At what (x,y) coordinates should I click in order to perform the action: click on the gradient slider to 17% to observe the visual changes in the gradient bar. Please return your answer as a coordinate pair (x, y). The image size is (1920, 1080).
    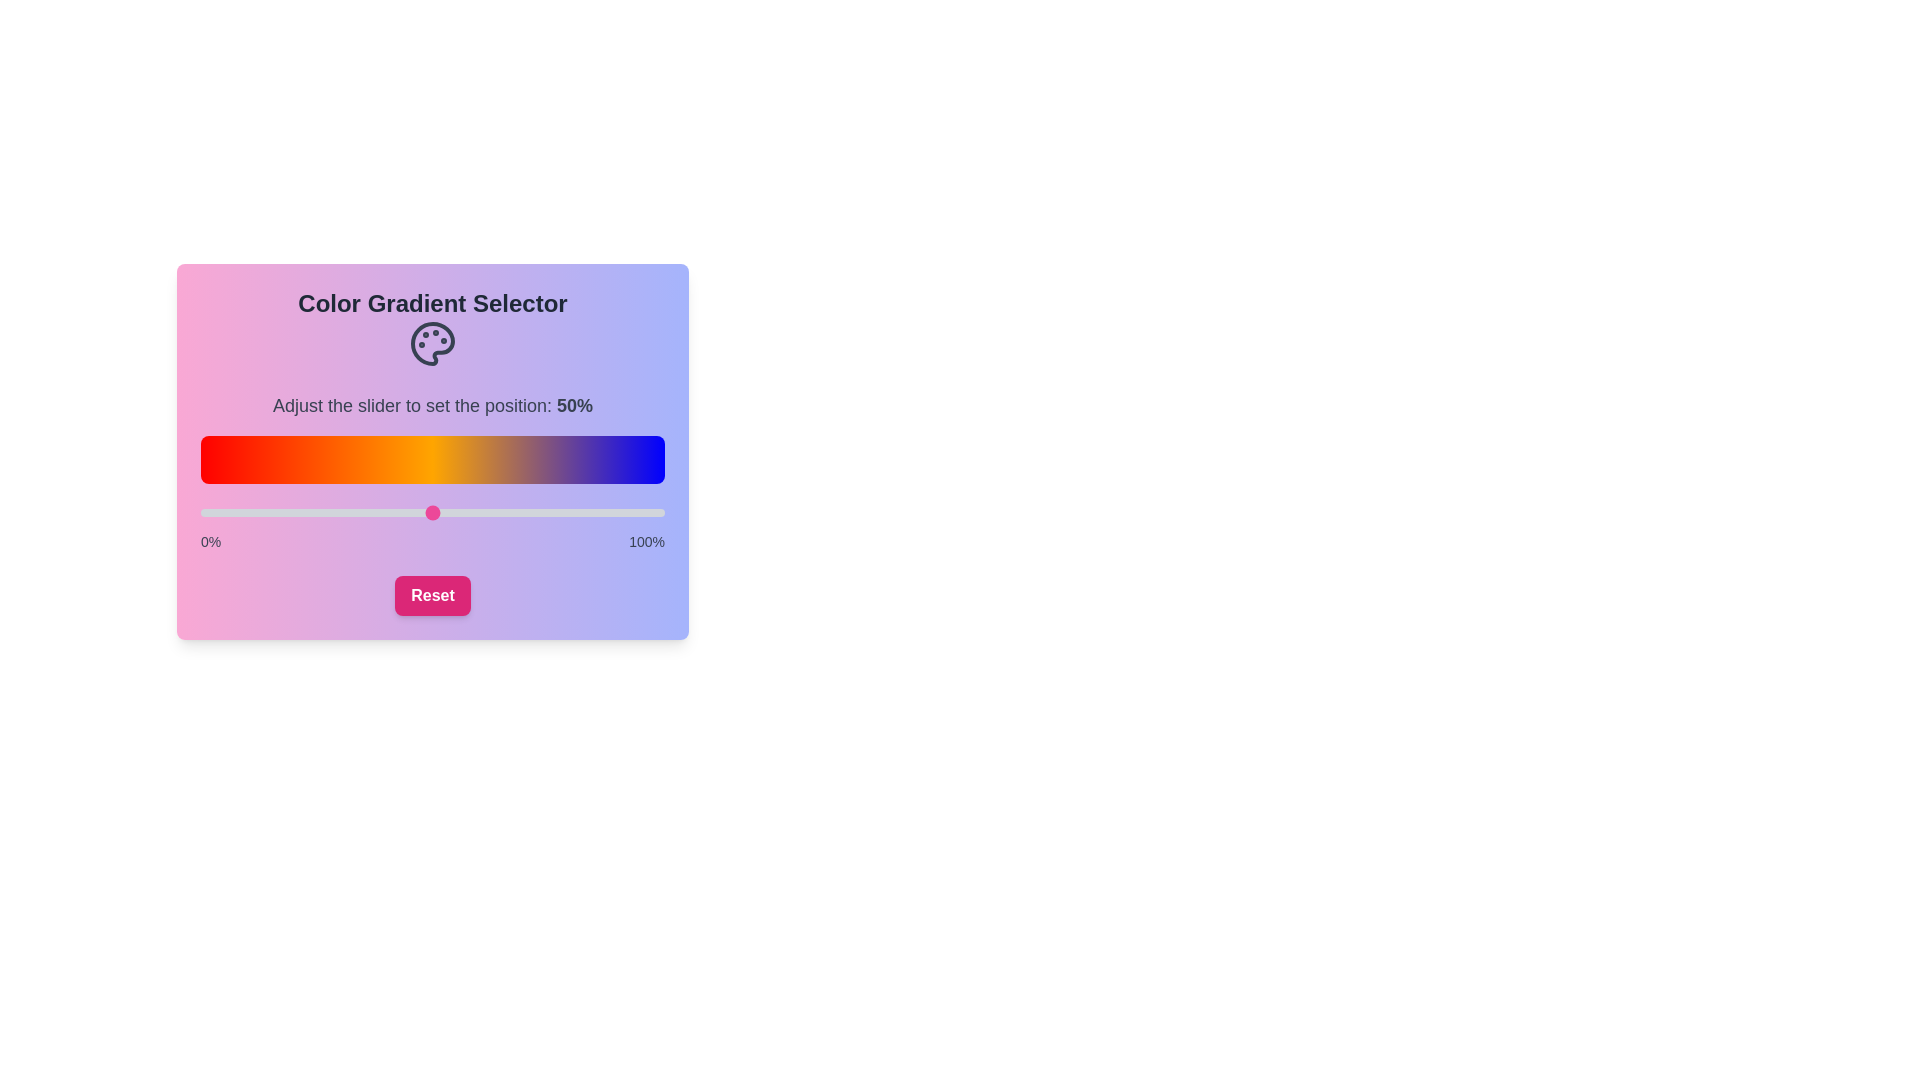
    Looking at the image, I should click on (278, 512).